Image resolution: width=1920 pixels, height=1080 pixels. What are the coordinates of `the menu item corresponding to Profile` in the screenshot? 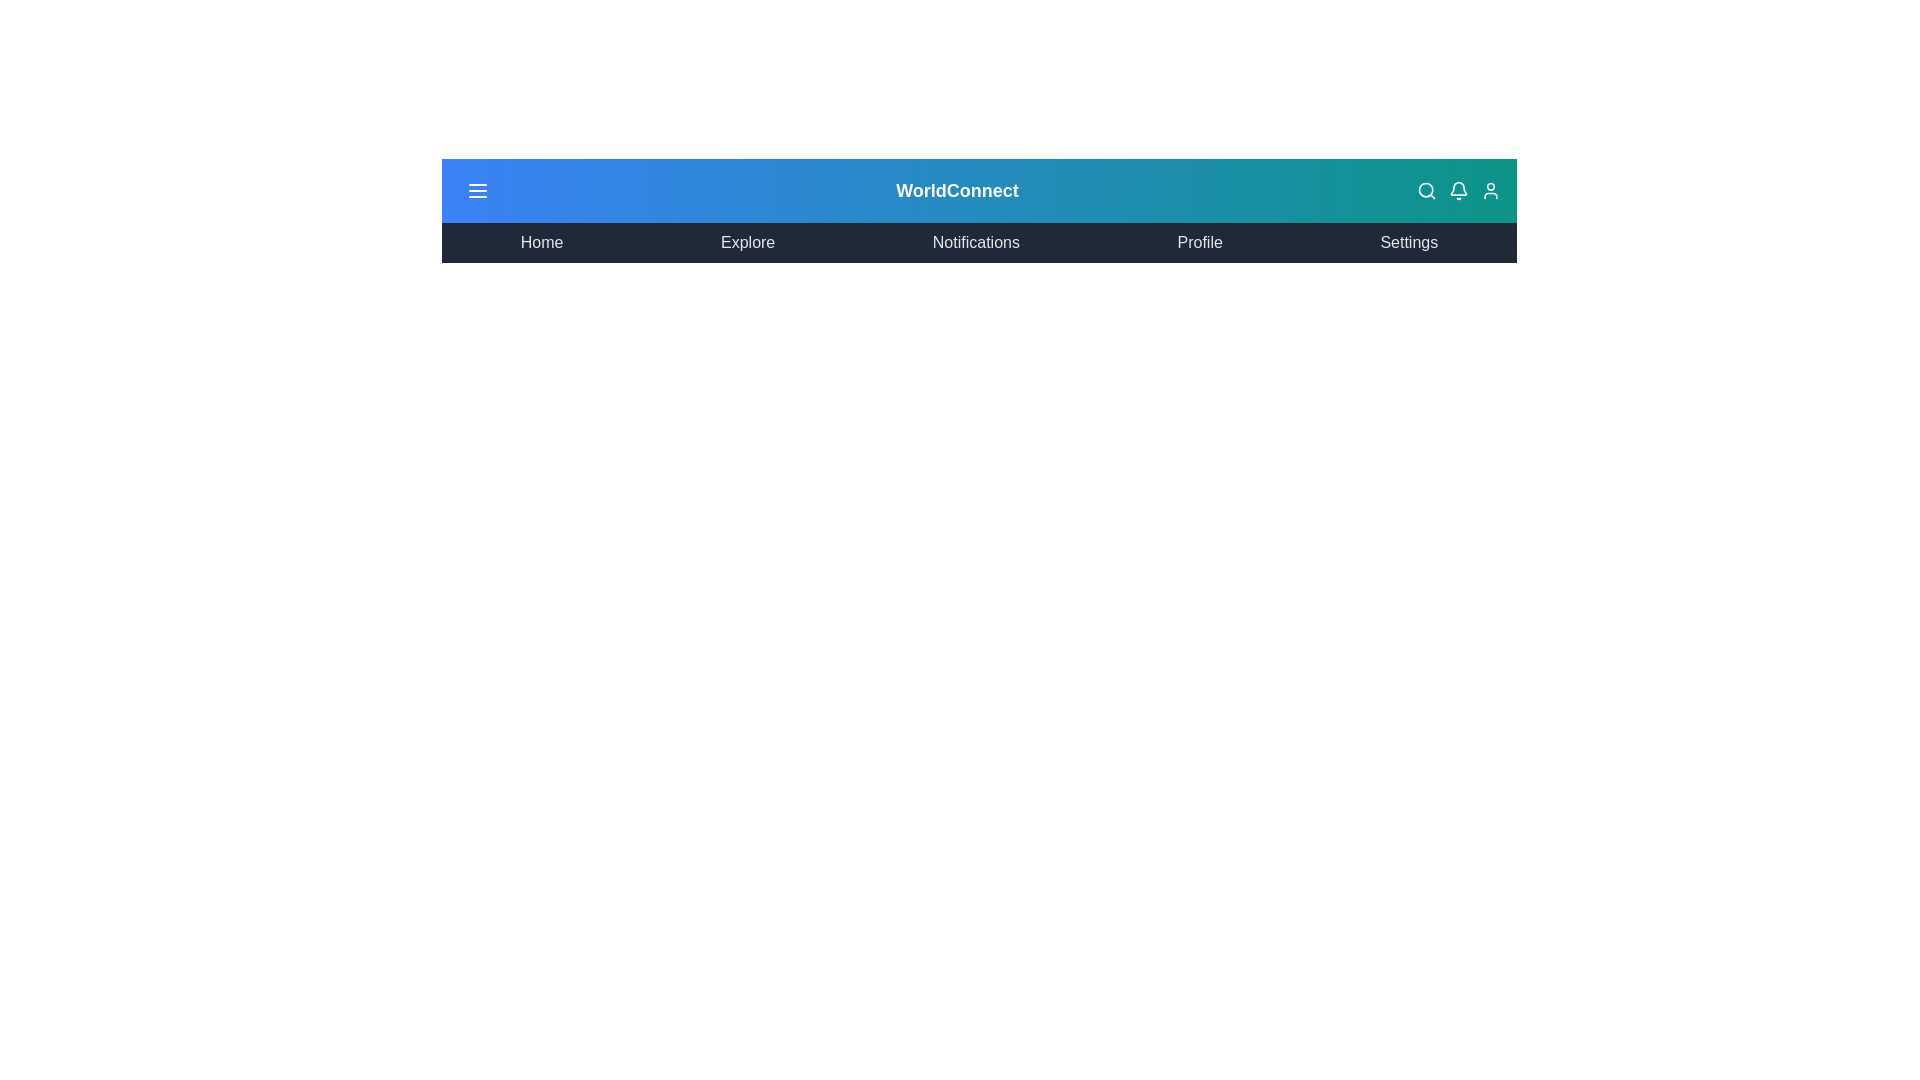 It's located at (1200, 242).